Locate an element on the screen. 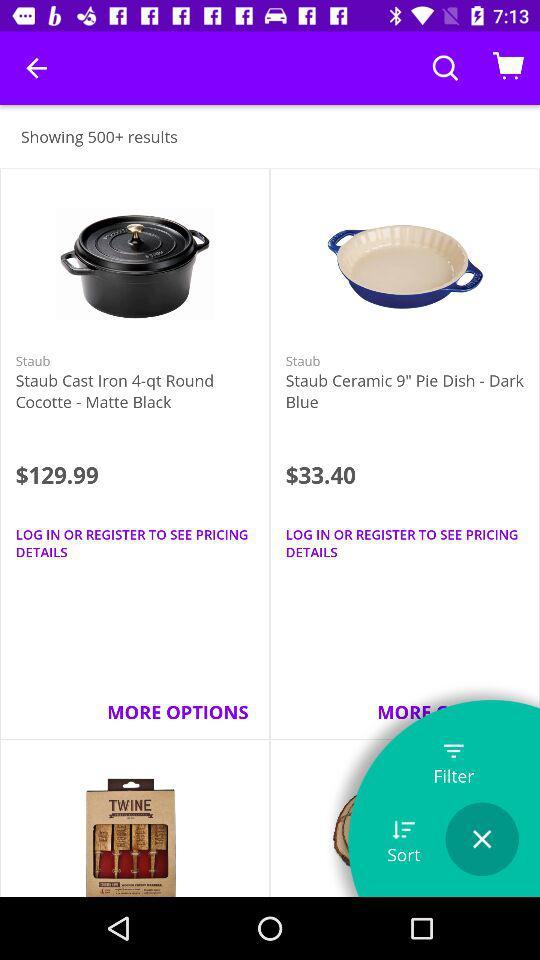  icon next to sort is located at coordinates (481, 839).